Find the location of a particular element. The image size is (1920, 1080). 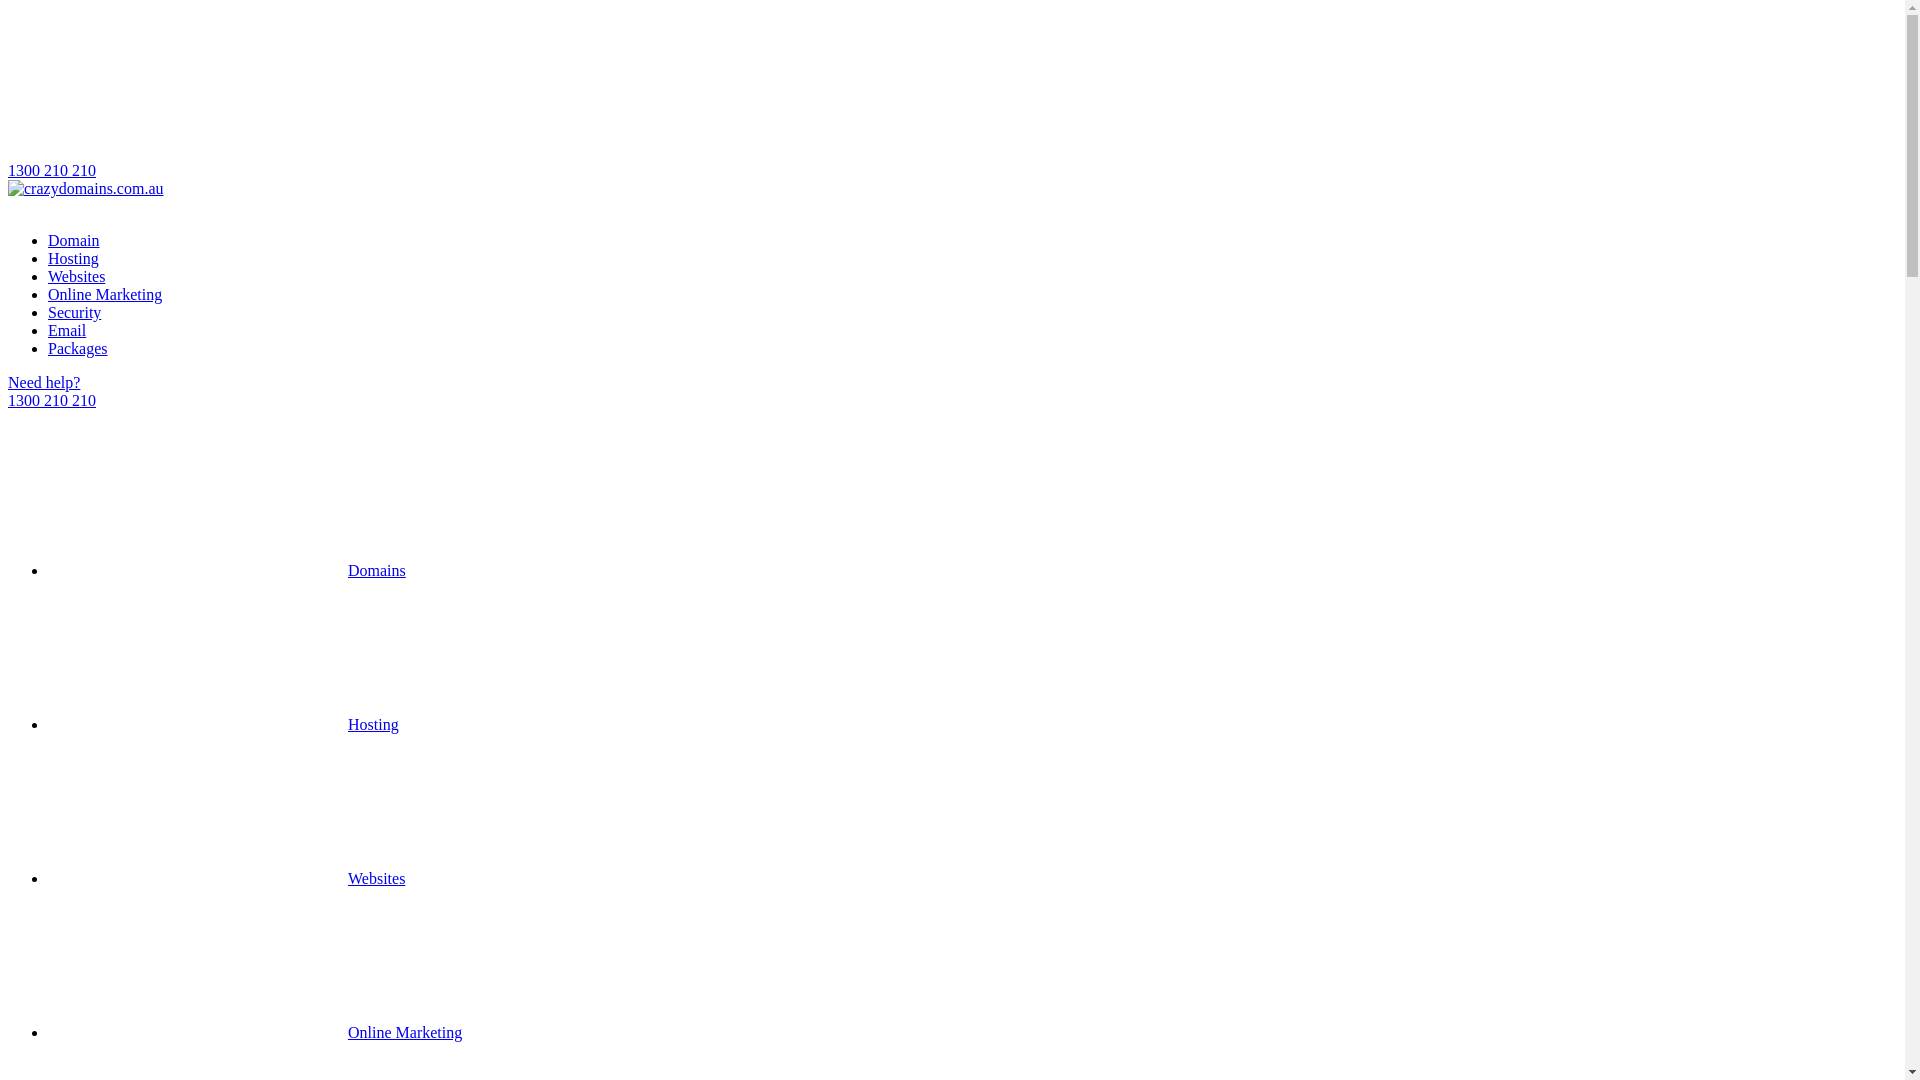

'Domain' is located at coordinates (73, 239).